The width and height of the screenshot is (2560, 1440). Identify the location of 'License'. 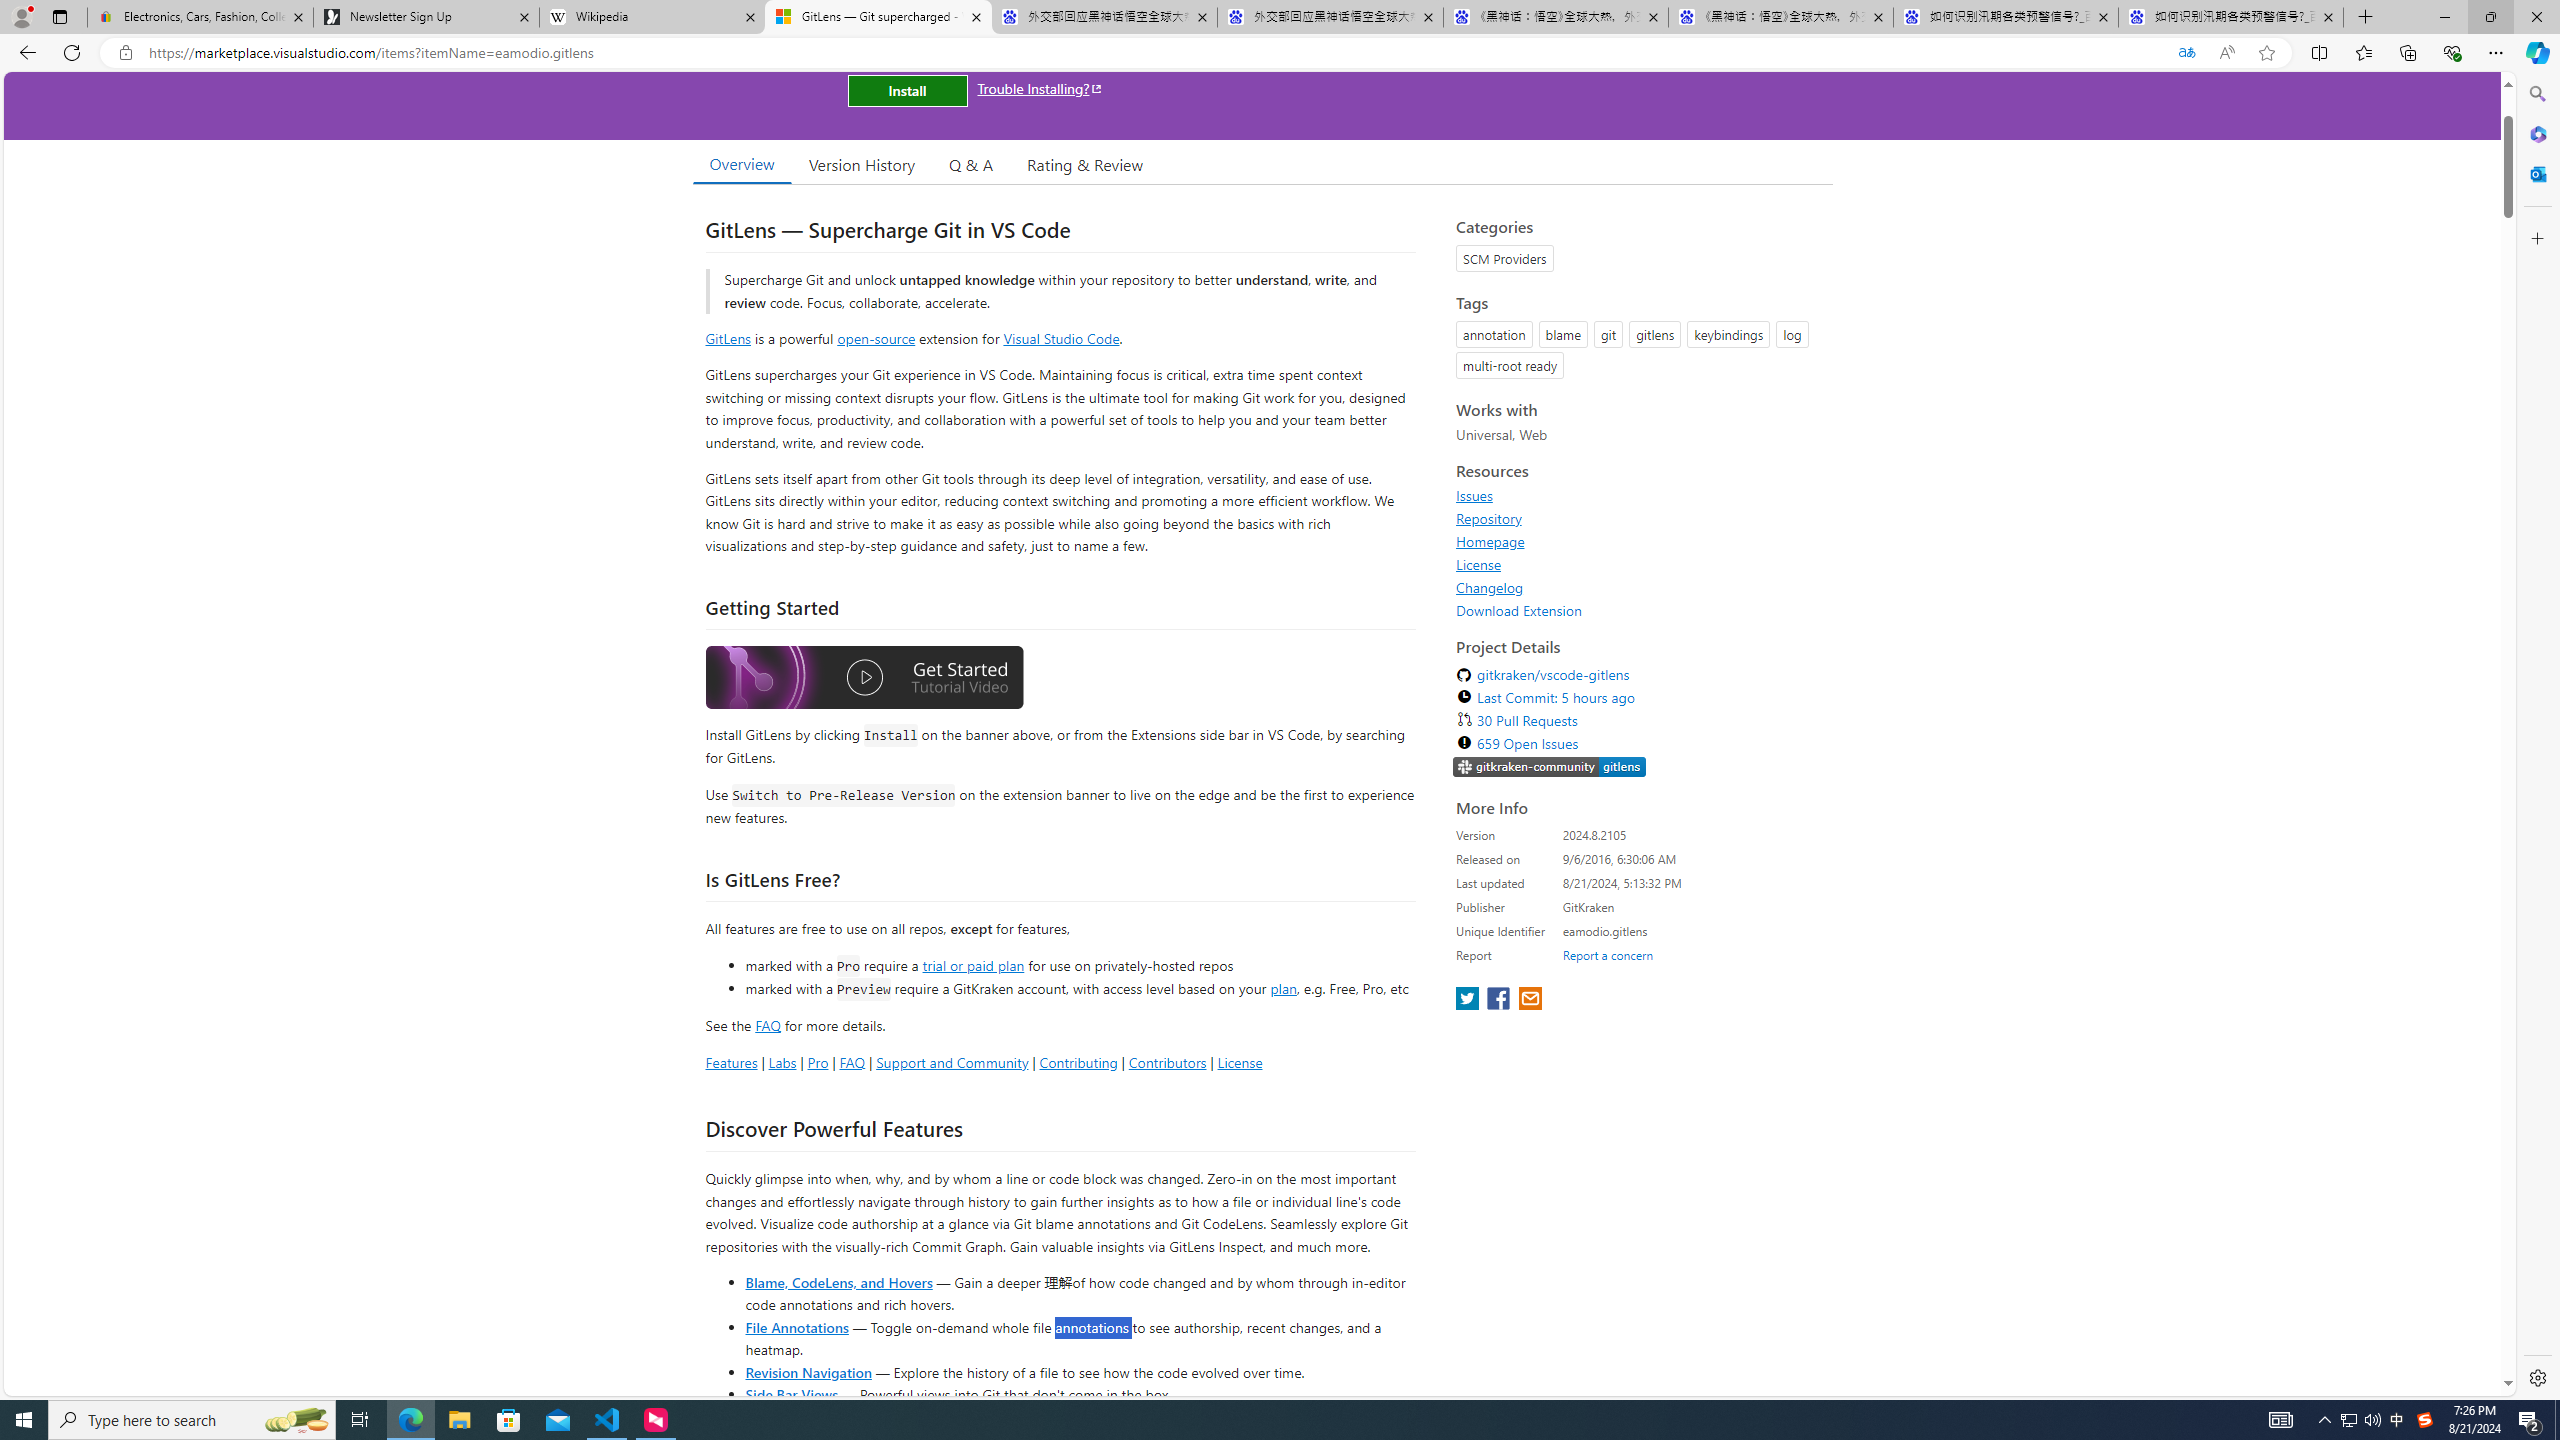
(1477, 563).